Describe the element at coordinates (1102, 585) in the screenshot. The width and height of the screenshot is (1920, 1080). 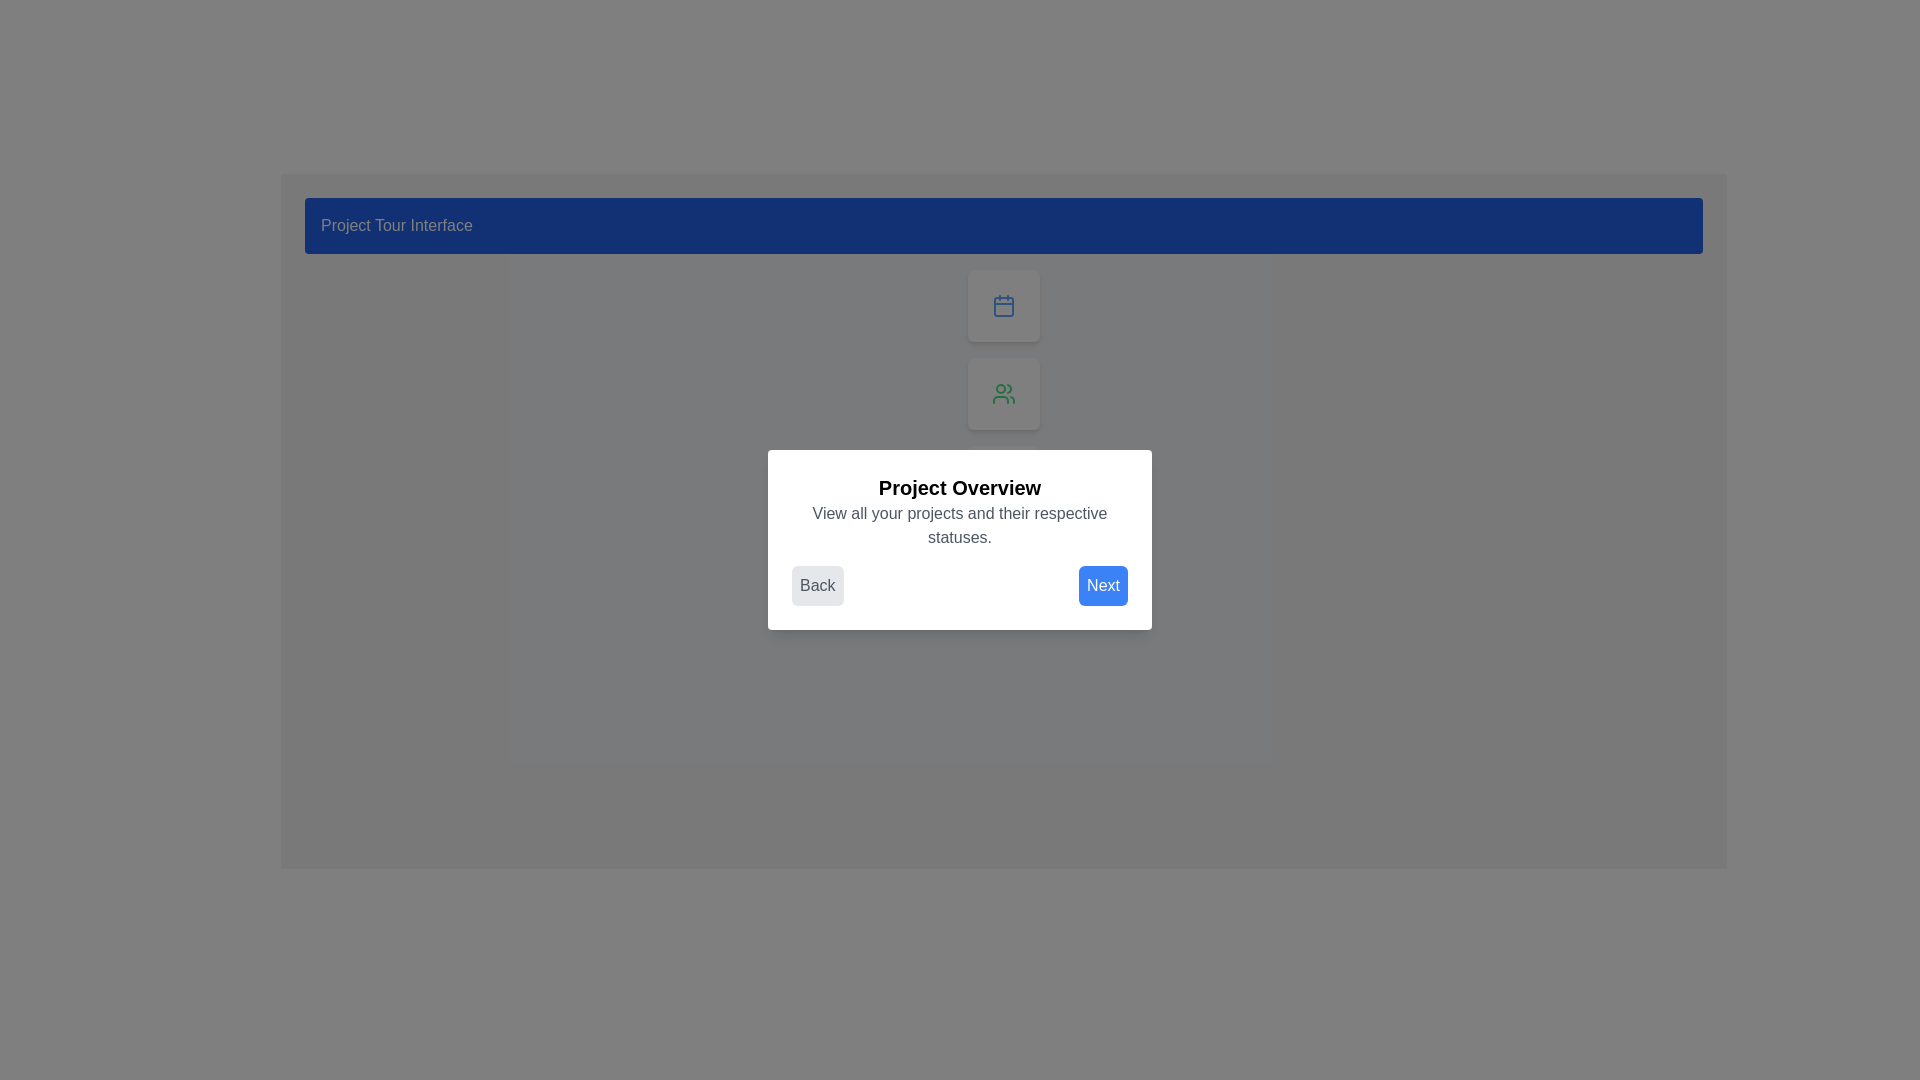
I see `the rectangular button with a blue background and white text reading 'Next' located in the bottom-right corner of the modal dialog to observe any hover effects` at that location.